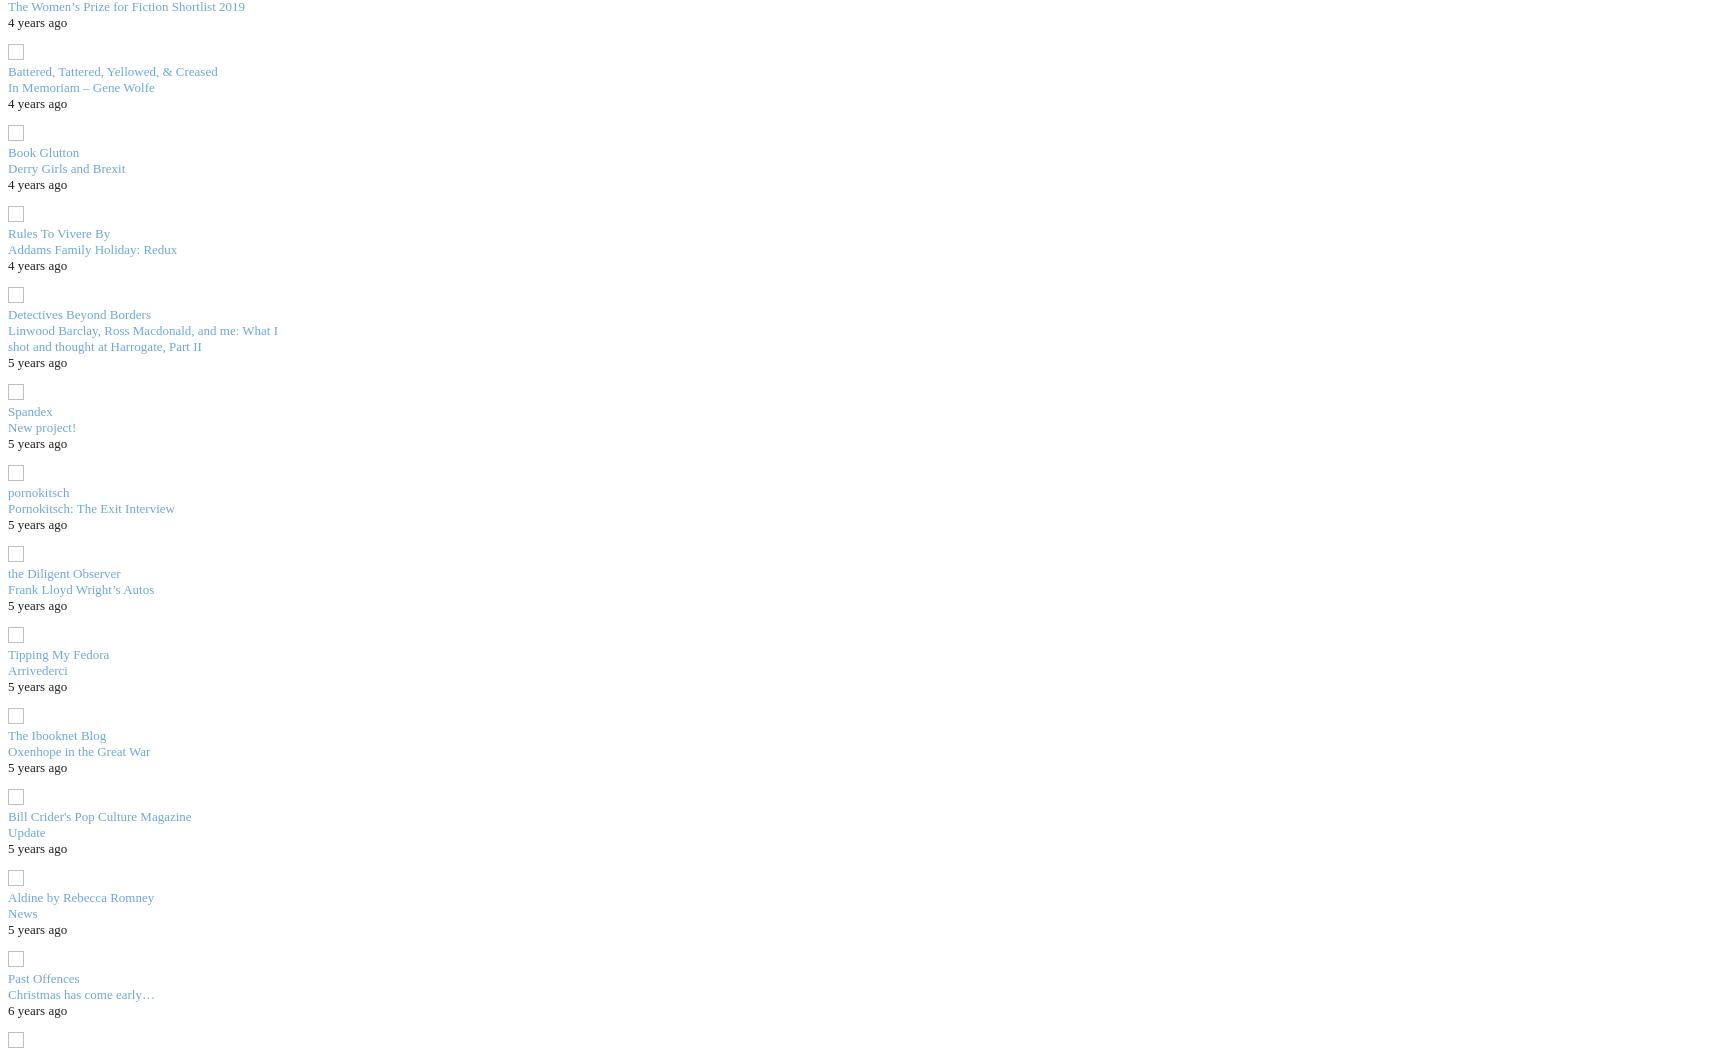 Image resolution: width=1711 pixels, height=1051 pixels. Describe the element at coordinates (28, 410) in the screenshot. I see `'Spandex'` at that location.